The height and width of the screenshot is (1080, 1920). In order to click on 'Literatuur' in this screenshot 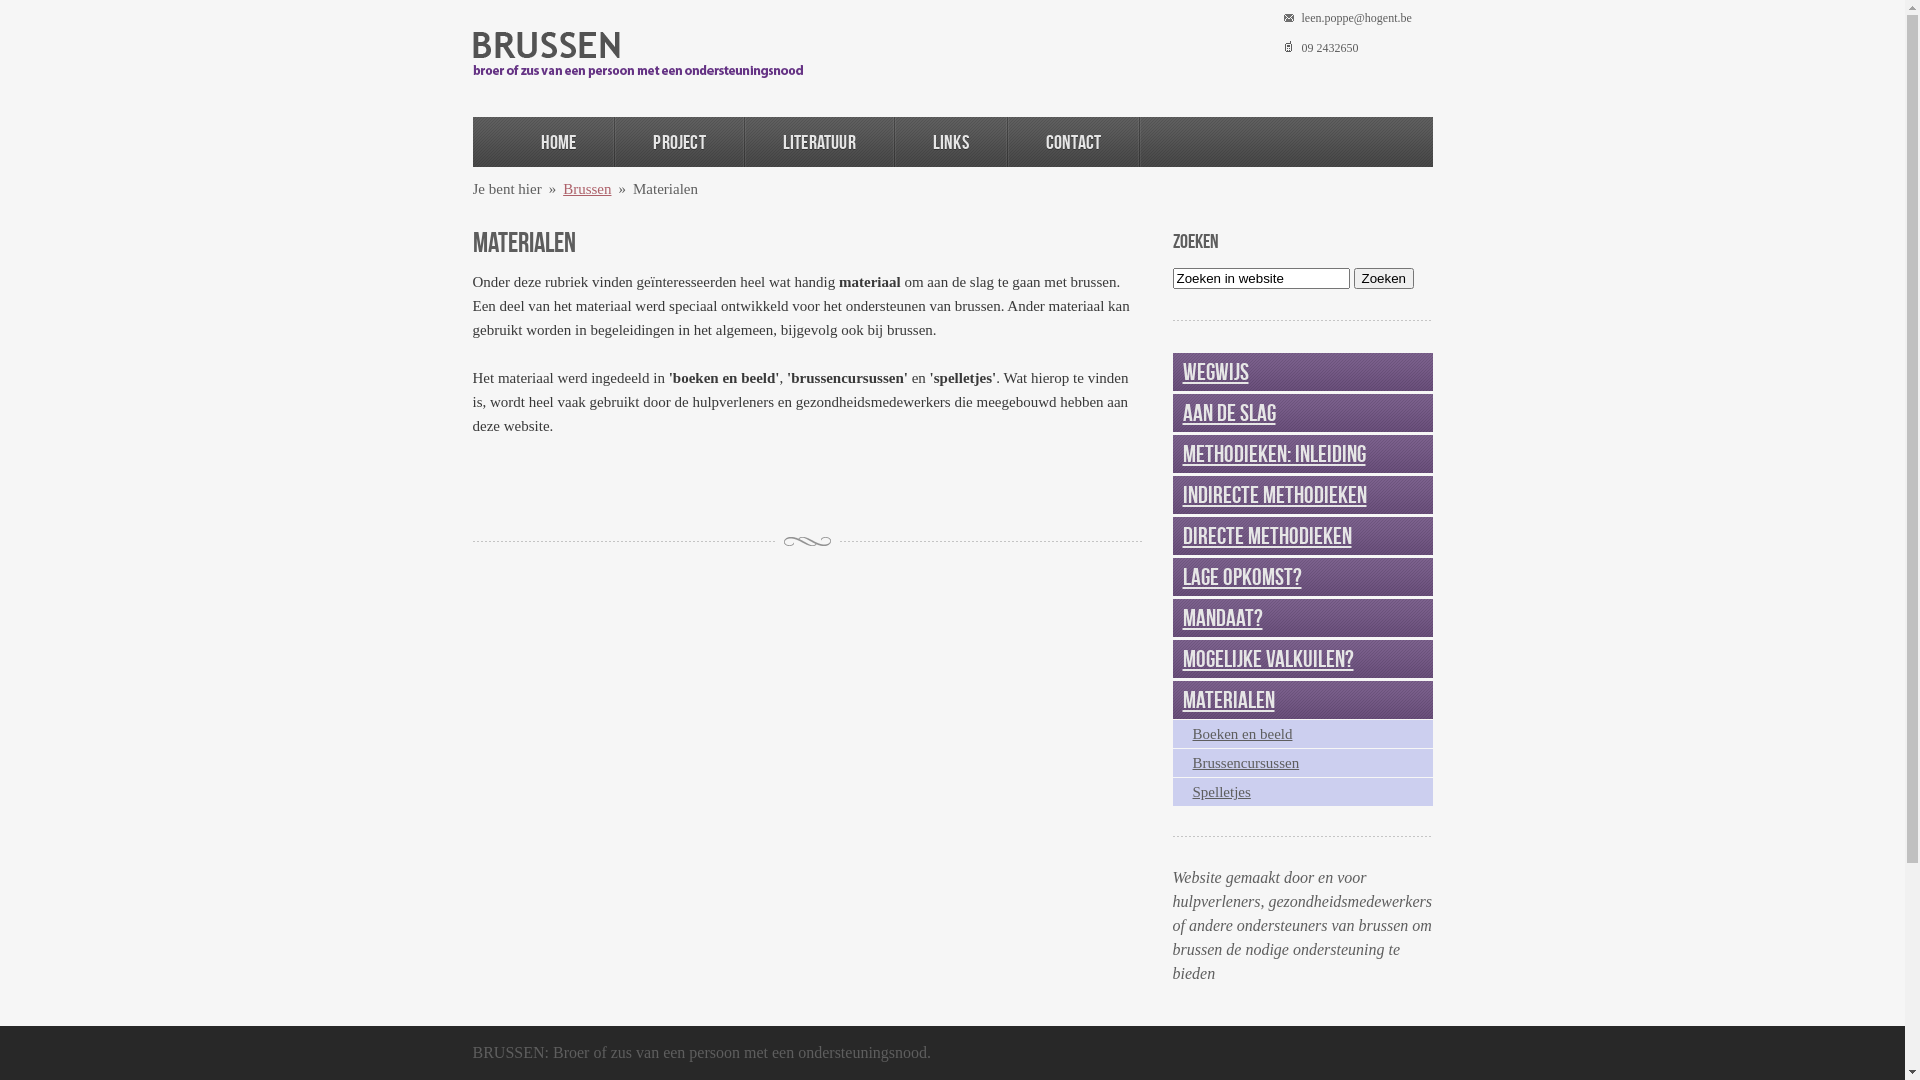, I will do `click(819, 141)`.